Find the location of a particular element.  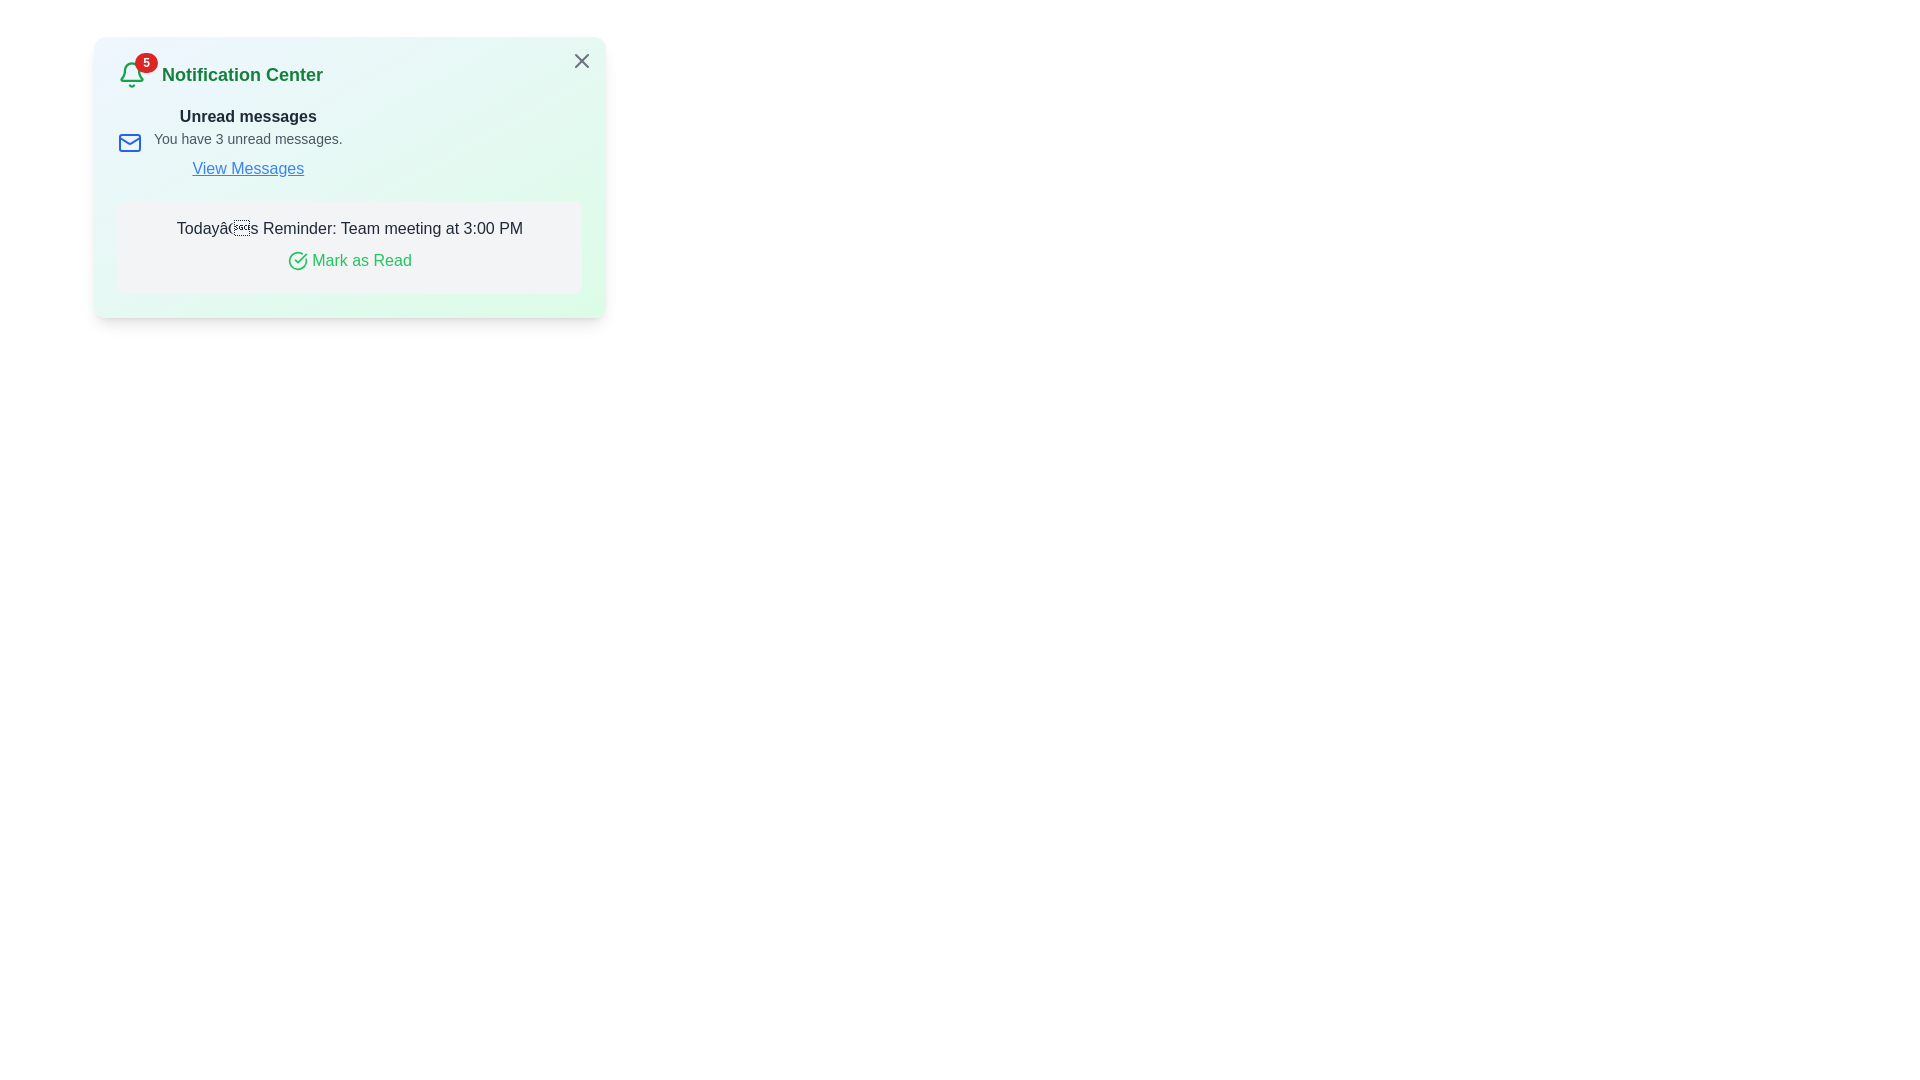

the icon that visually indicates marking an item as read, located to the left of the text 'Mark as Read' within the notification box is located at coordinates (297, 260).